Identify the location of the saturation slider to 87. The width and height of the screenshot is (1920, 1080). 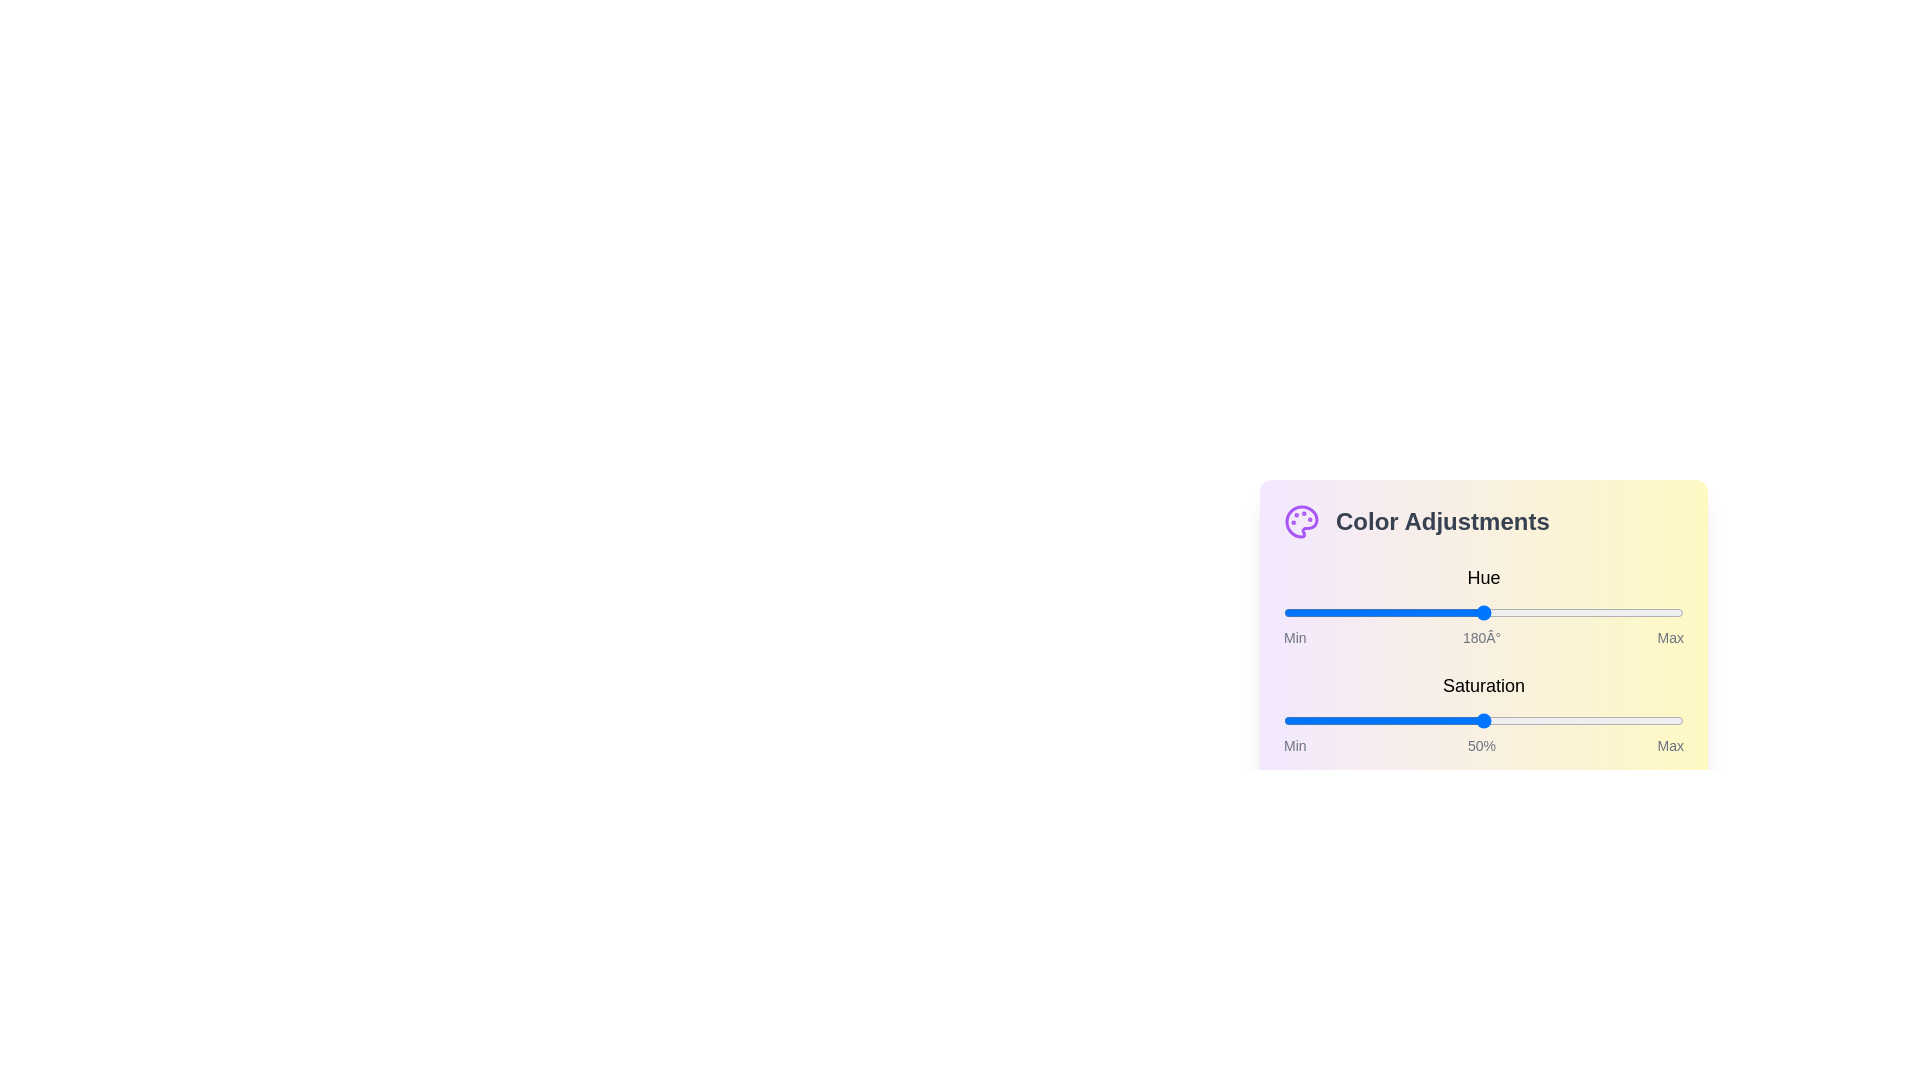
(1632, 721).